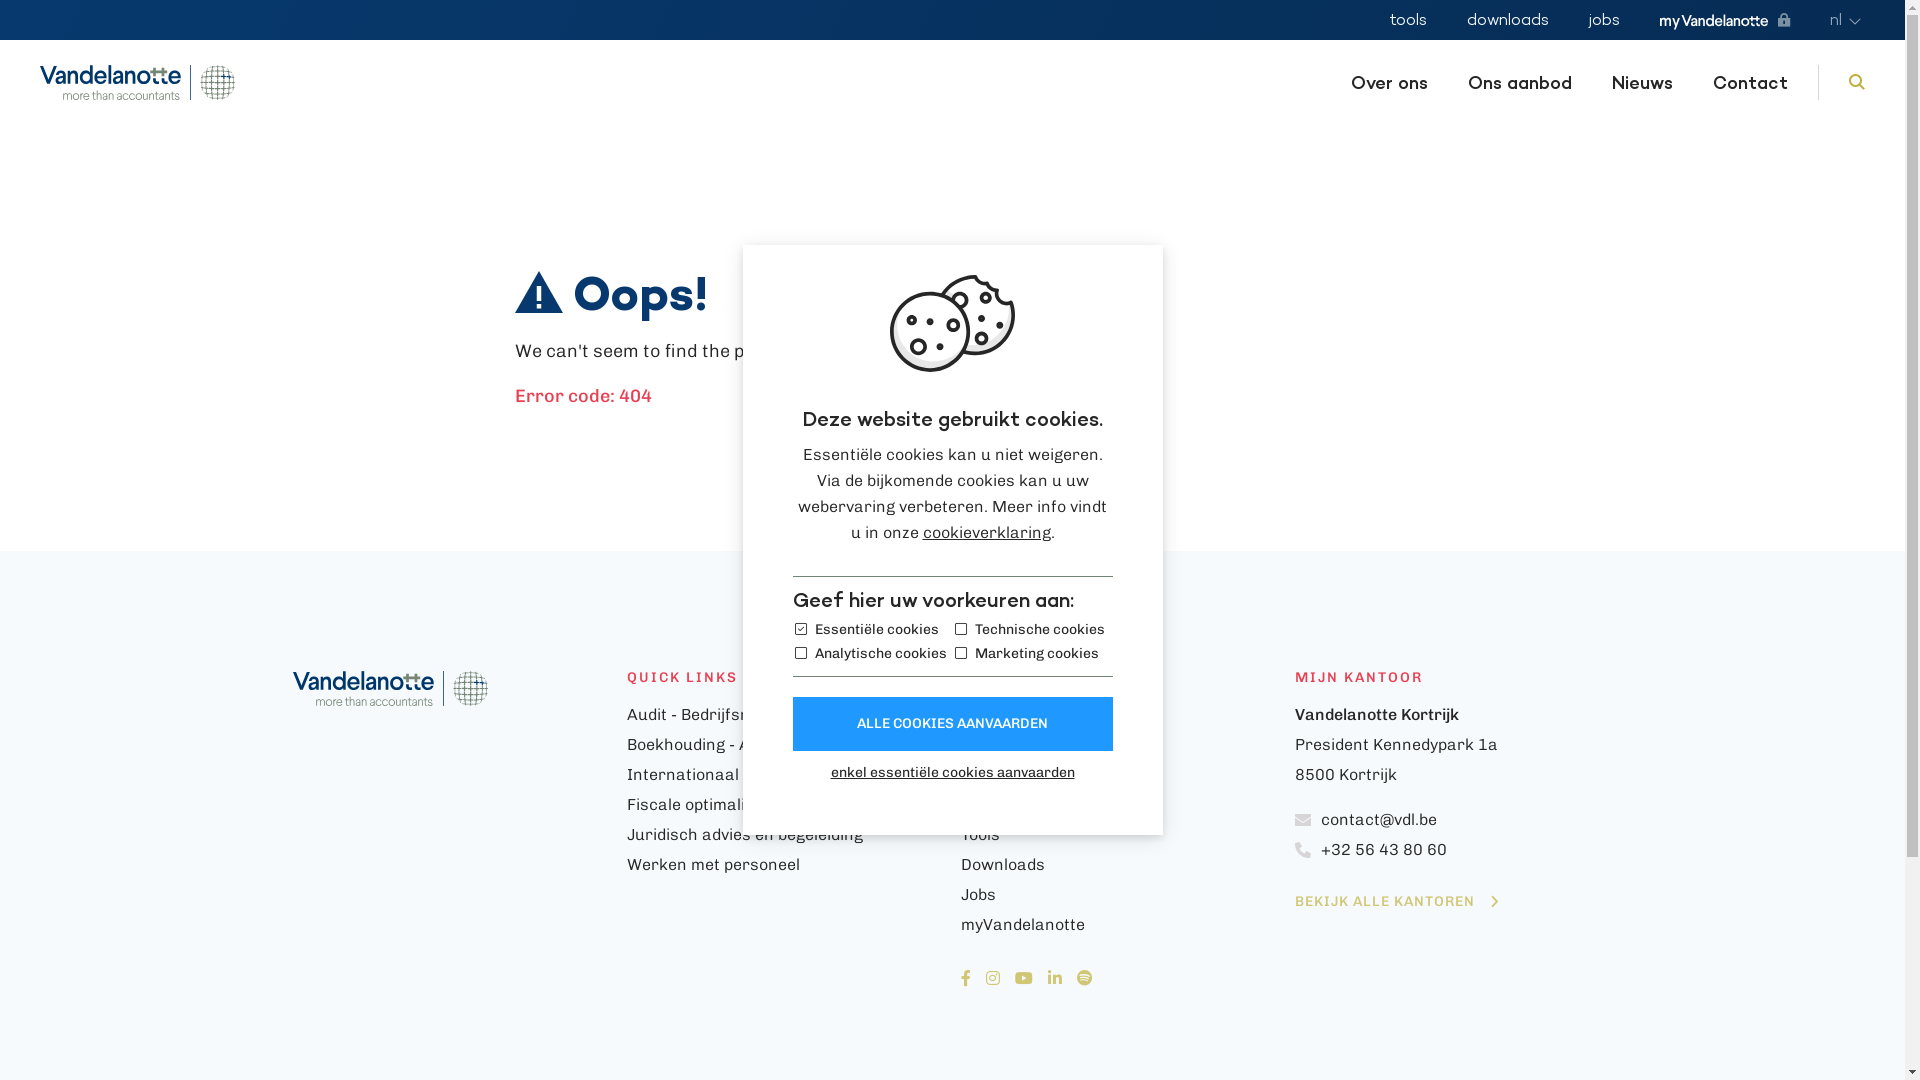 The image size is (1920, 1080). I want to click on 'Over ons', so click(1388, 80).